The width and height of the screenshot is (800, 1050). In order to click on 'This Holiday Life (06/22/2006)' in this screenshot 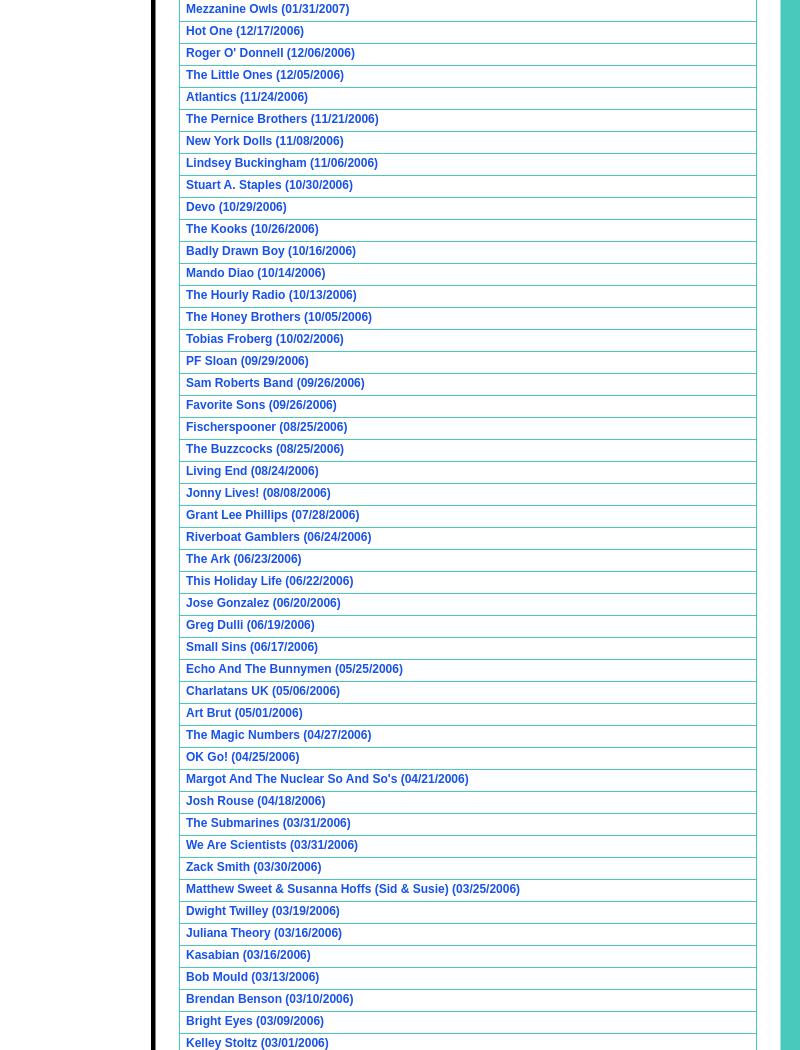, I will do `click(269, 579)`.